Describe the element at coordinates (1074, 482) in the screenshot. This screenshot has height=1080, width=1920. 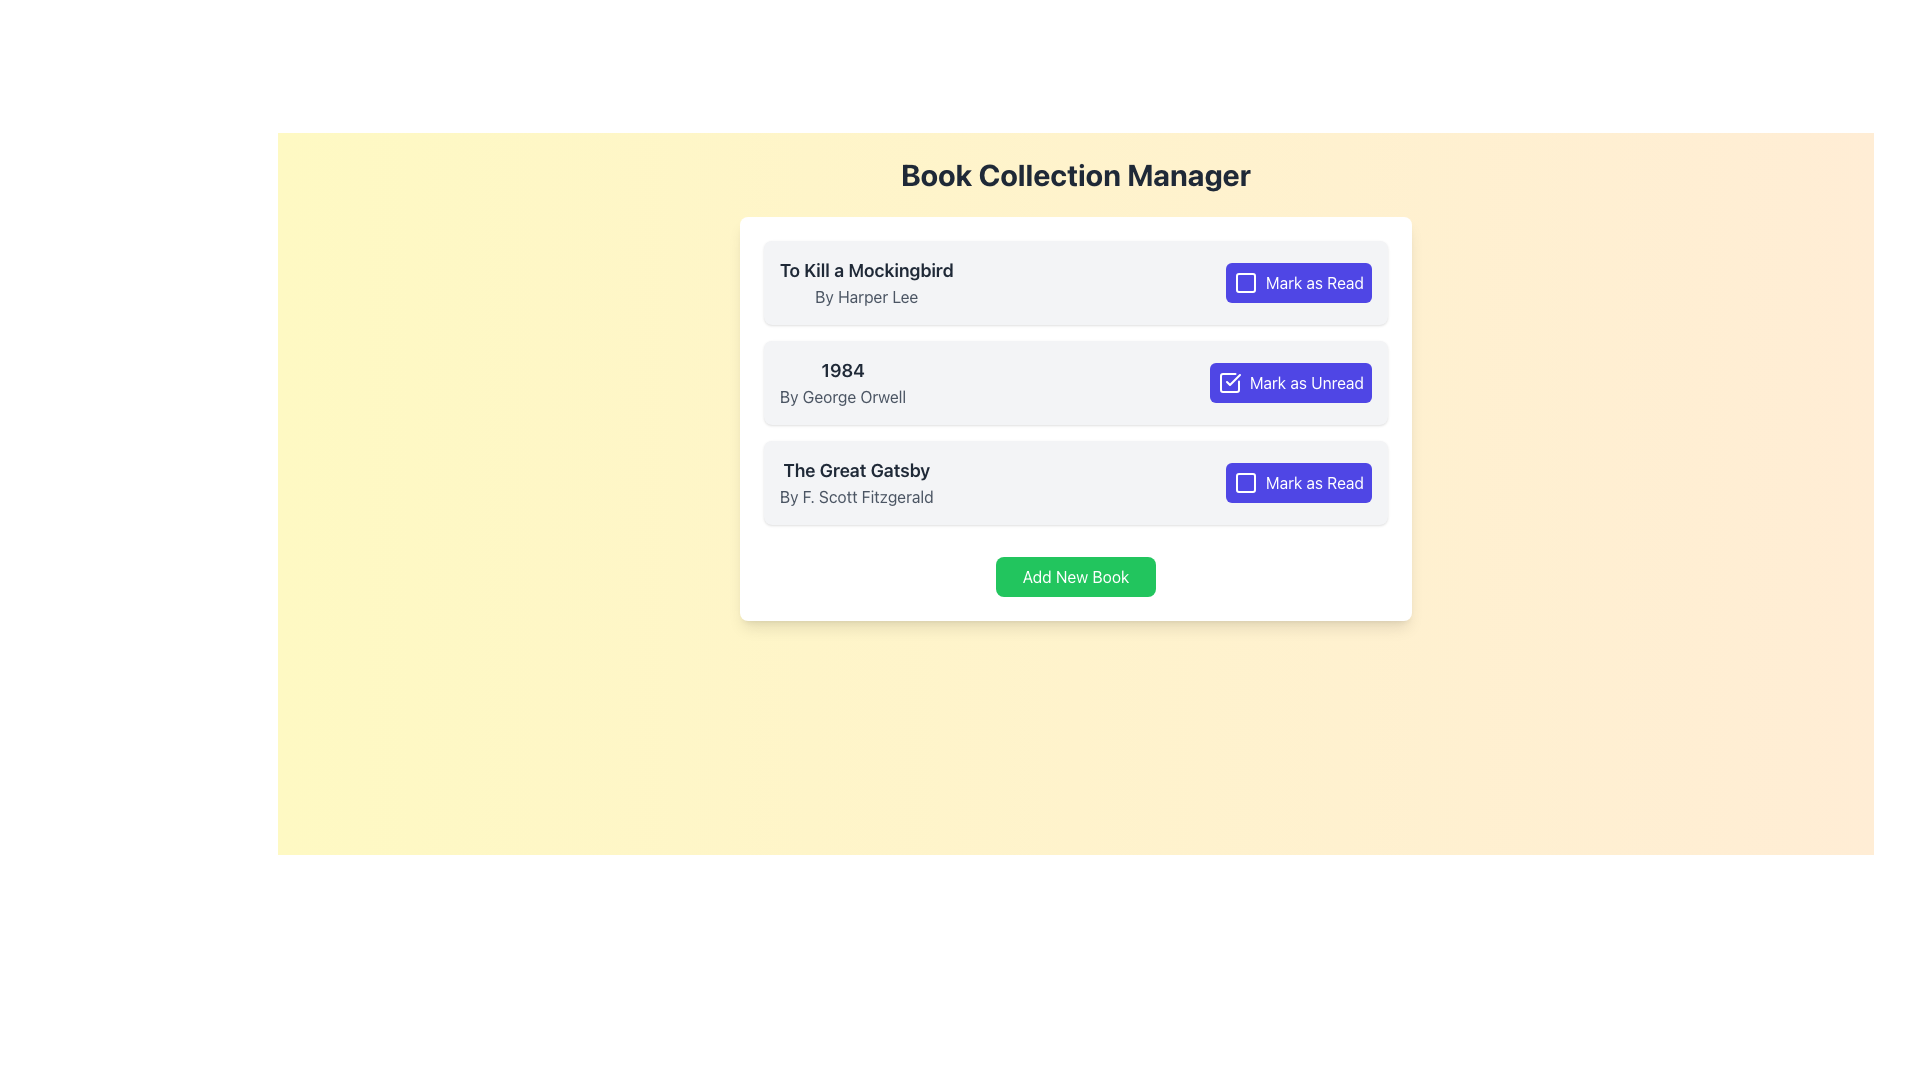
I see `the 'Mark as Read' button in the third list entry of the 'Book Collection Manager', which contains the book title 'The Great Gatsby' and author 'By F. Scott Fitzgerald'` at that location.